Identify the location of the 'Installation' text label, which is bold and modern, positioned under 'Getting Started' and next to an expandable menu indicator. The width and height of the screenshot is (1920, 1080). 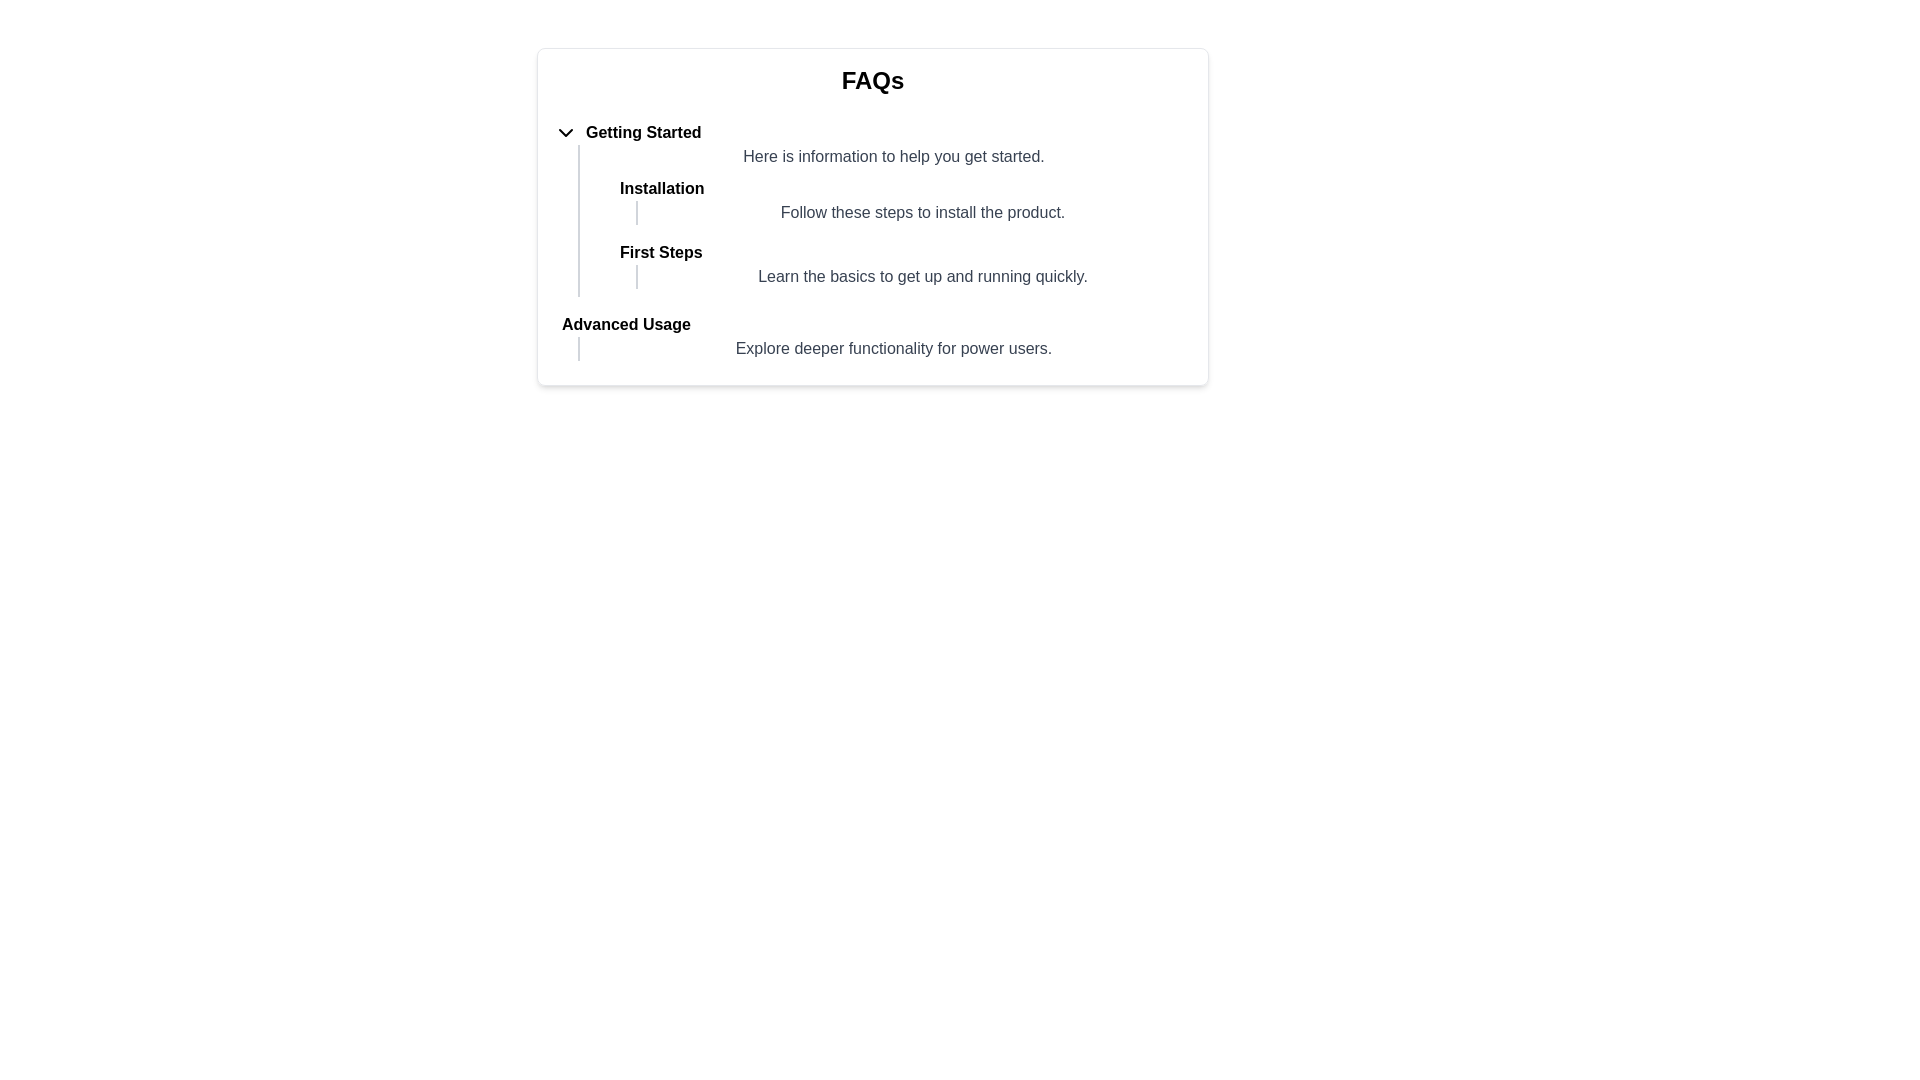
(662, 189).